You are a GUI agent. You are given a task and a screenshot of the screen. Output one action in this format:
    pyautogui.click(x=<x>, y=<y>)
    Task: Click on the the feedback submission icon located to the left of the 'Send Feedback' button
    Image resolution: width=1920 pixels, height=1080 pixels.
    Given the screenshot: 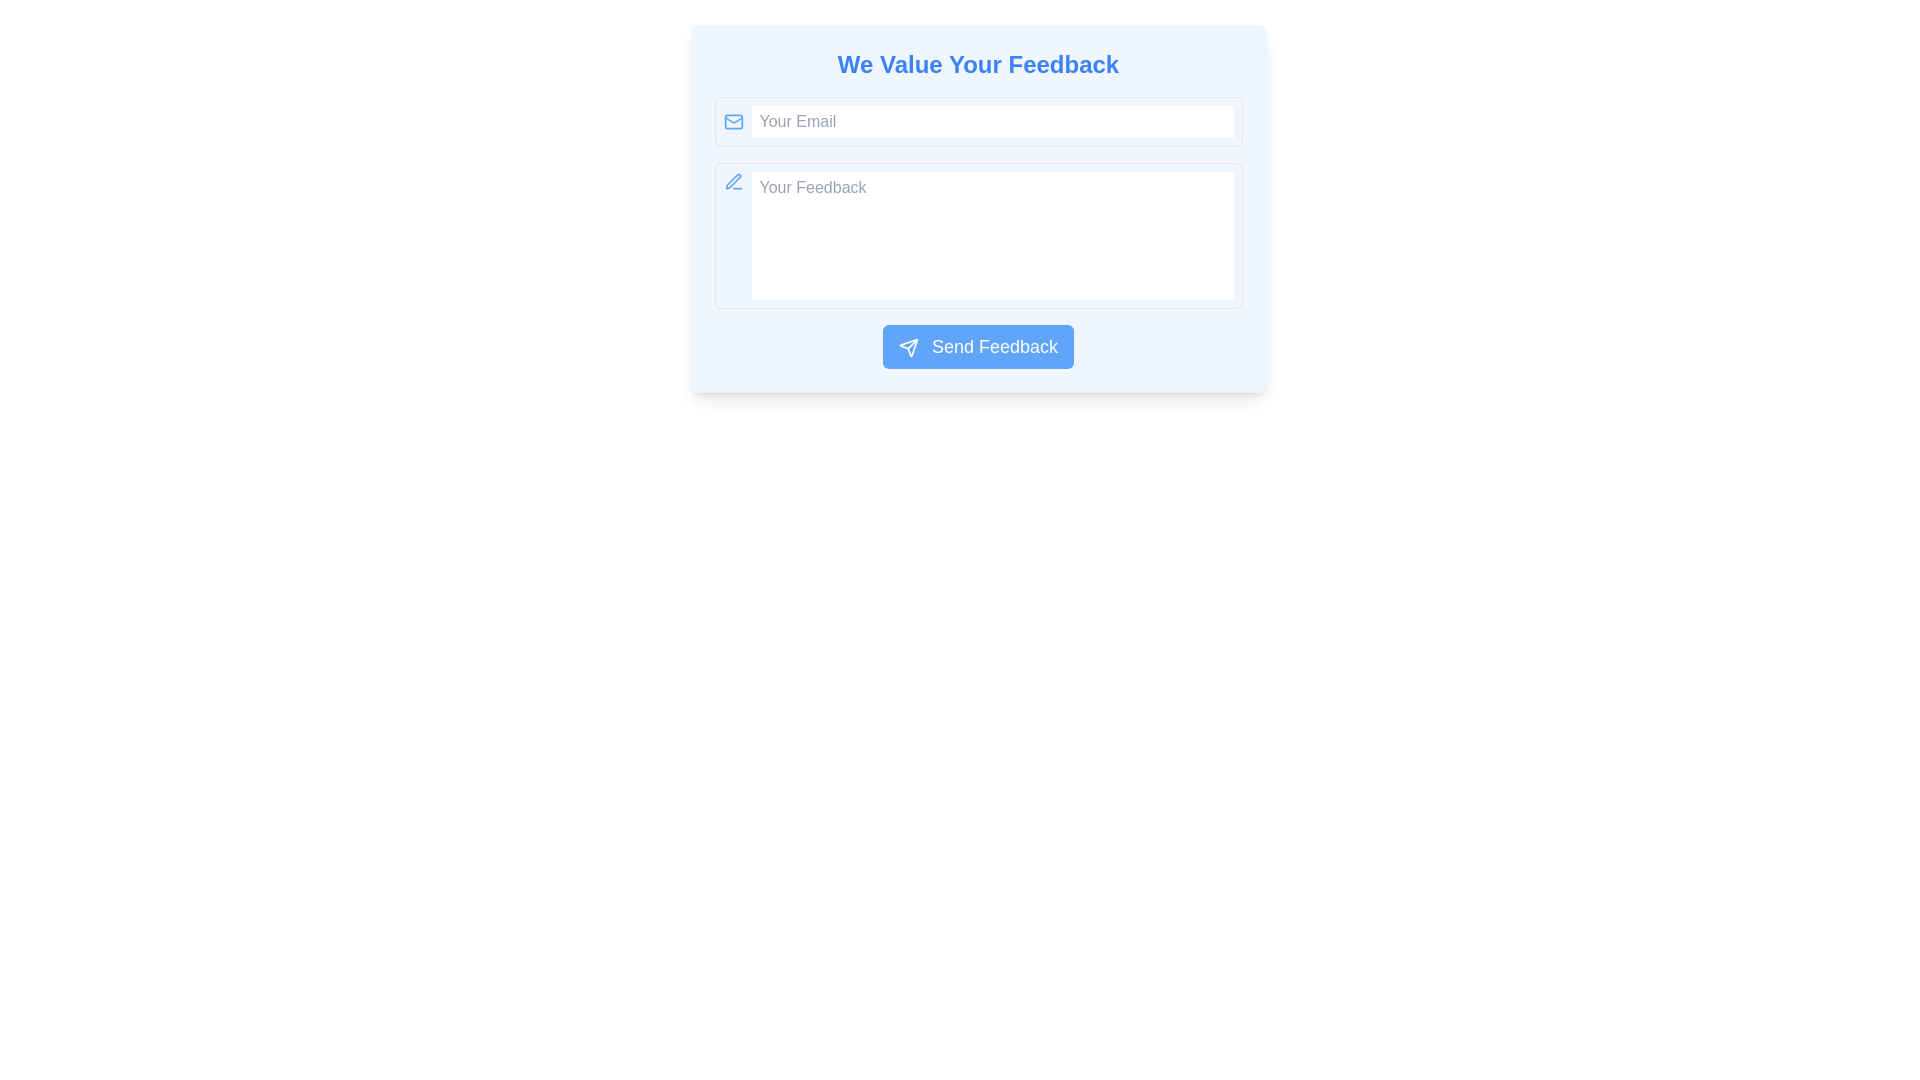 What is the action you would take?
    pyautogui.click(x=907, y=347)
    